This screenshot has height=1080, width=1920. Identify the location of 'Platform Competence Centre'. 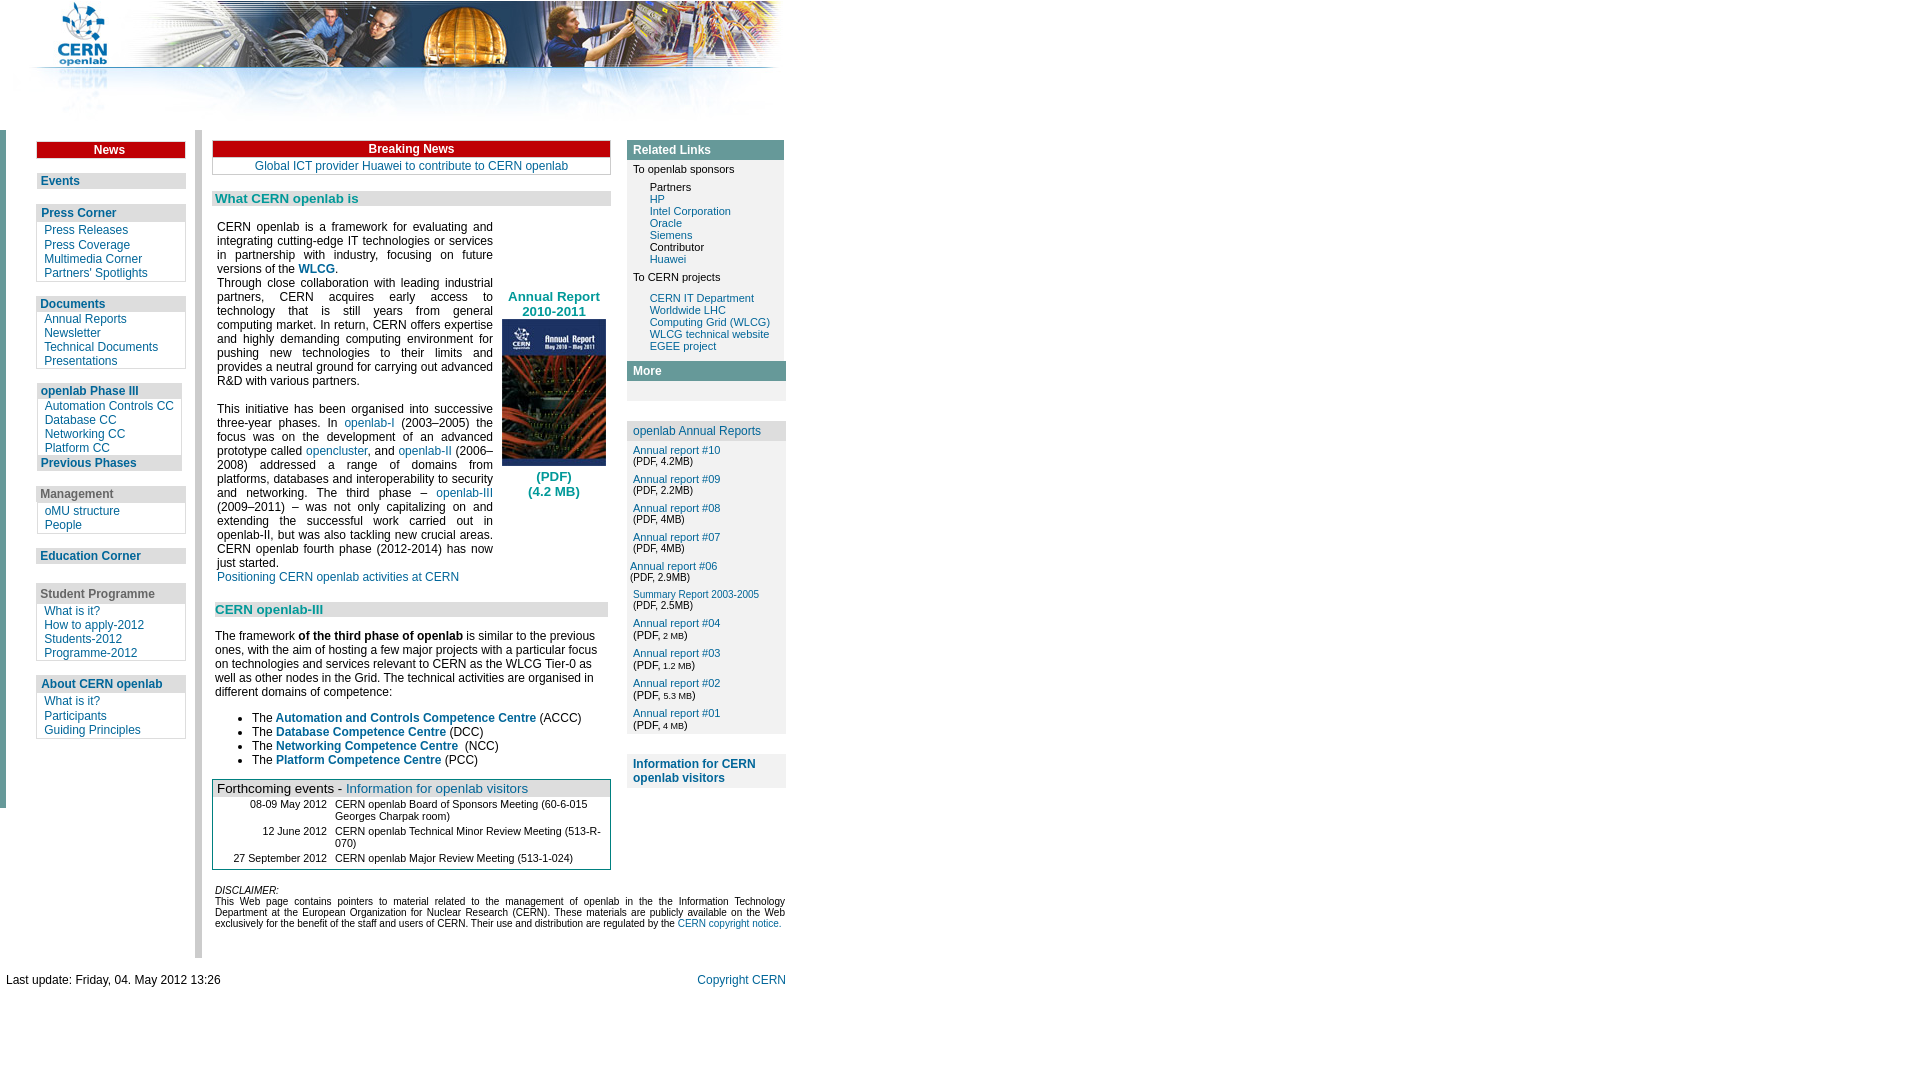
(358, 759).